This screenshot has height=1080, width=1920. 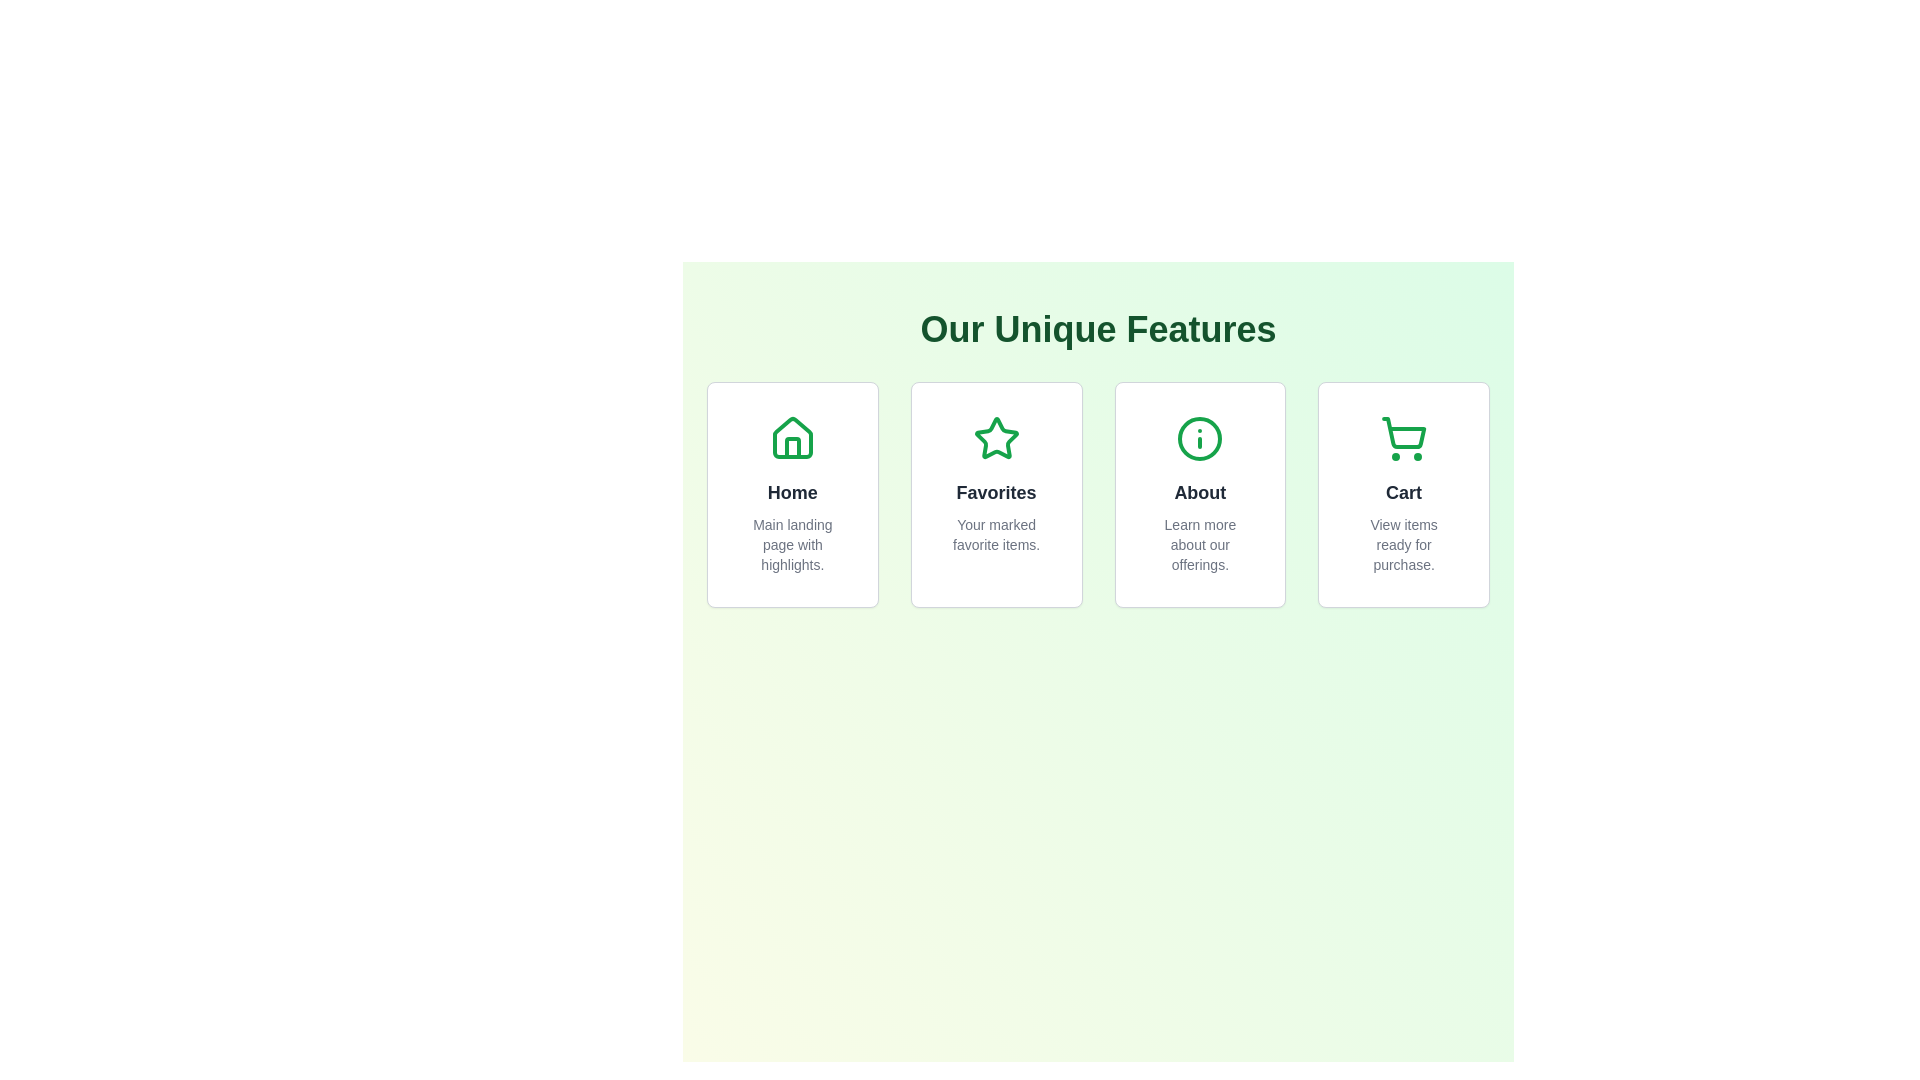 What do you see at coordinates (996, 534) in the screenshot?
I see `the text paragraph displaying 'Your marked favorite items.' in the Favorites card, located centrally within the main features section` at bounding box center [996, 534].